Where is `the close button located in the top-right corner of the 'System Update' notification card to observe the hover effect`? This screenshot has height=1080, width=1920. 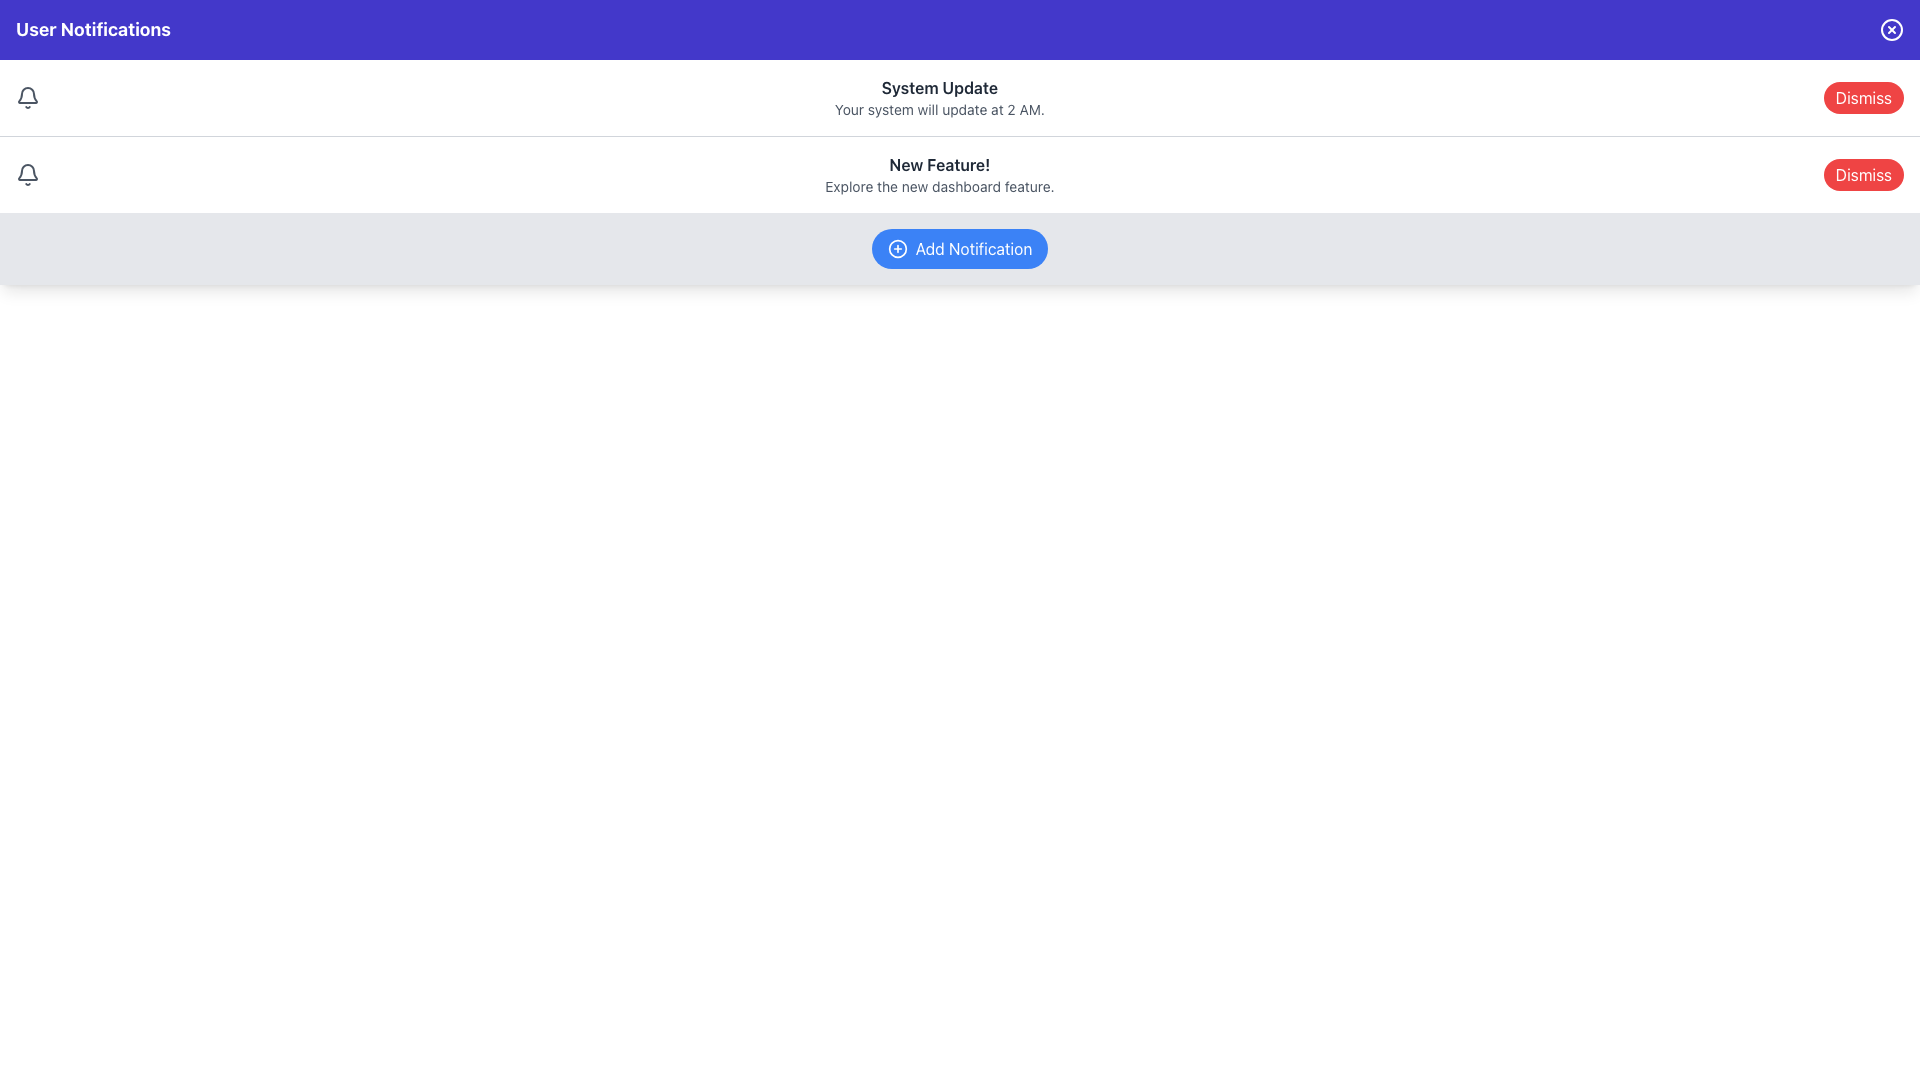 the close button located in the top-right corner of the 'System Update' notification card to observe the hover effect is located at coordinates (1862, 97).